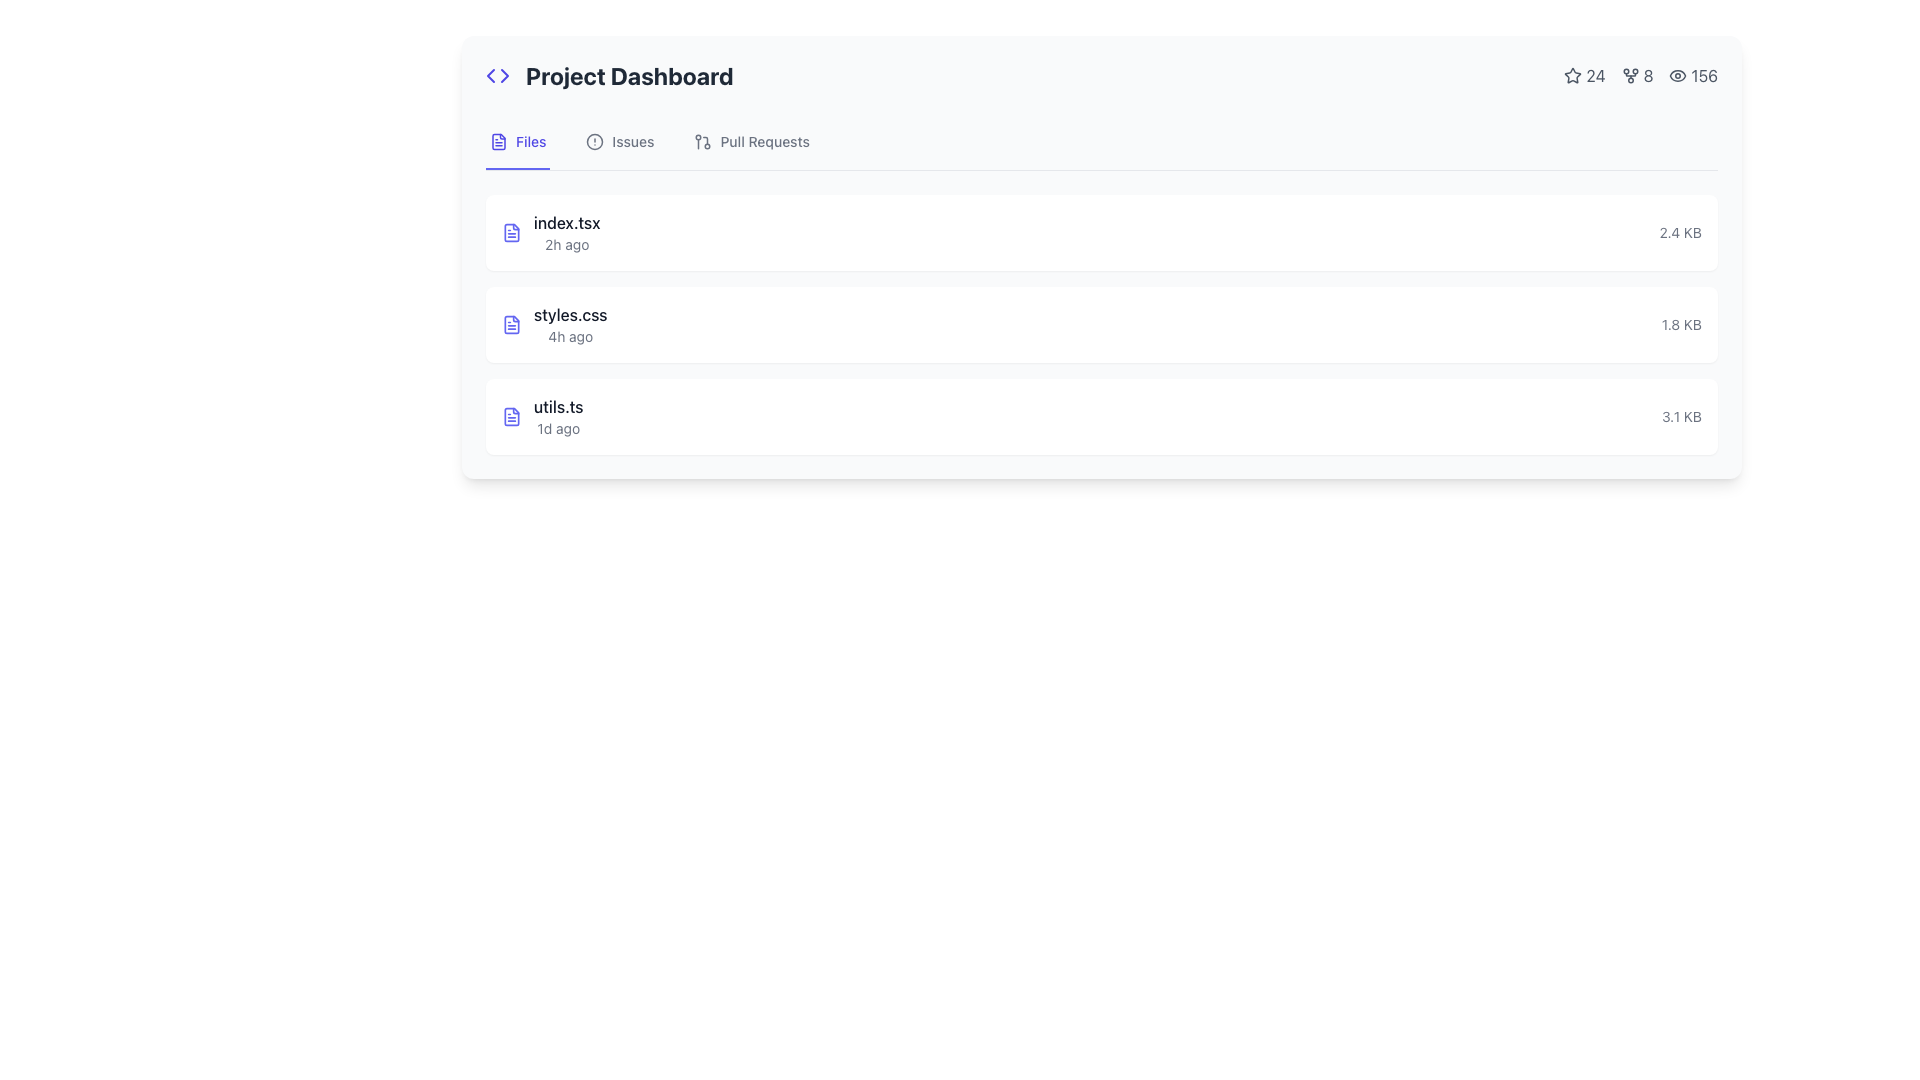 The width and height of the screenshot is (1920, 1080). Describe the element at coordinates (1641, 75) in the screenshot. I see `the third status indicator icon in the top-right corner of the interface, which displays a numerical caption related to project metrics` at that location.